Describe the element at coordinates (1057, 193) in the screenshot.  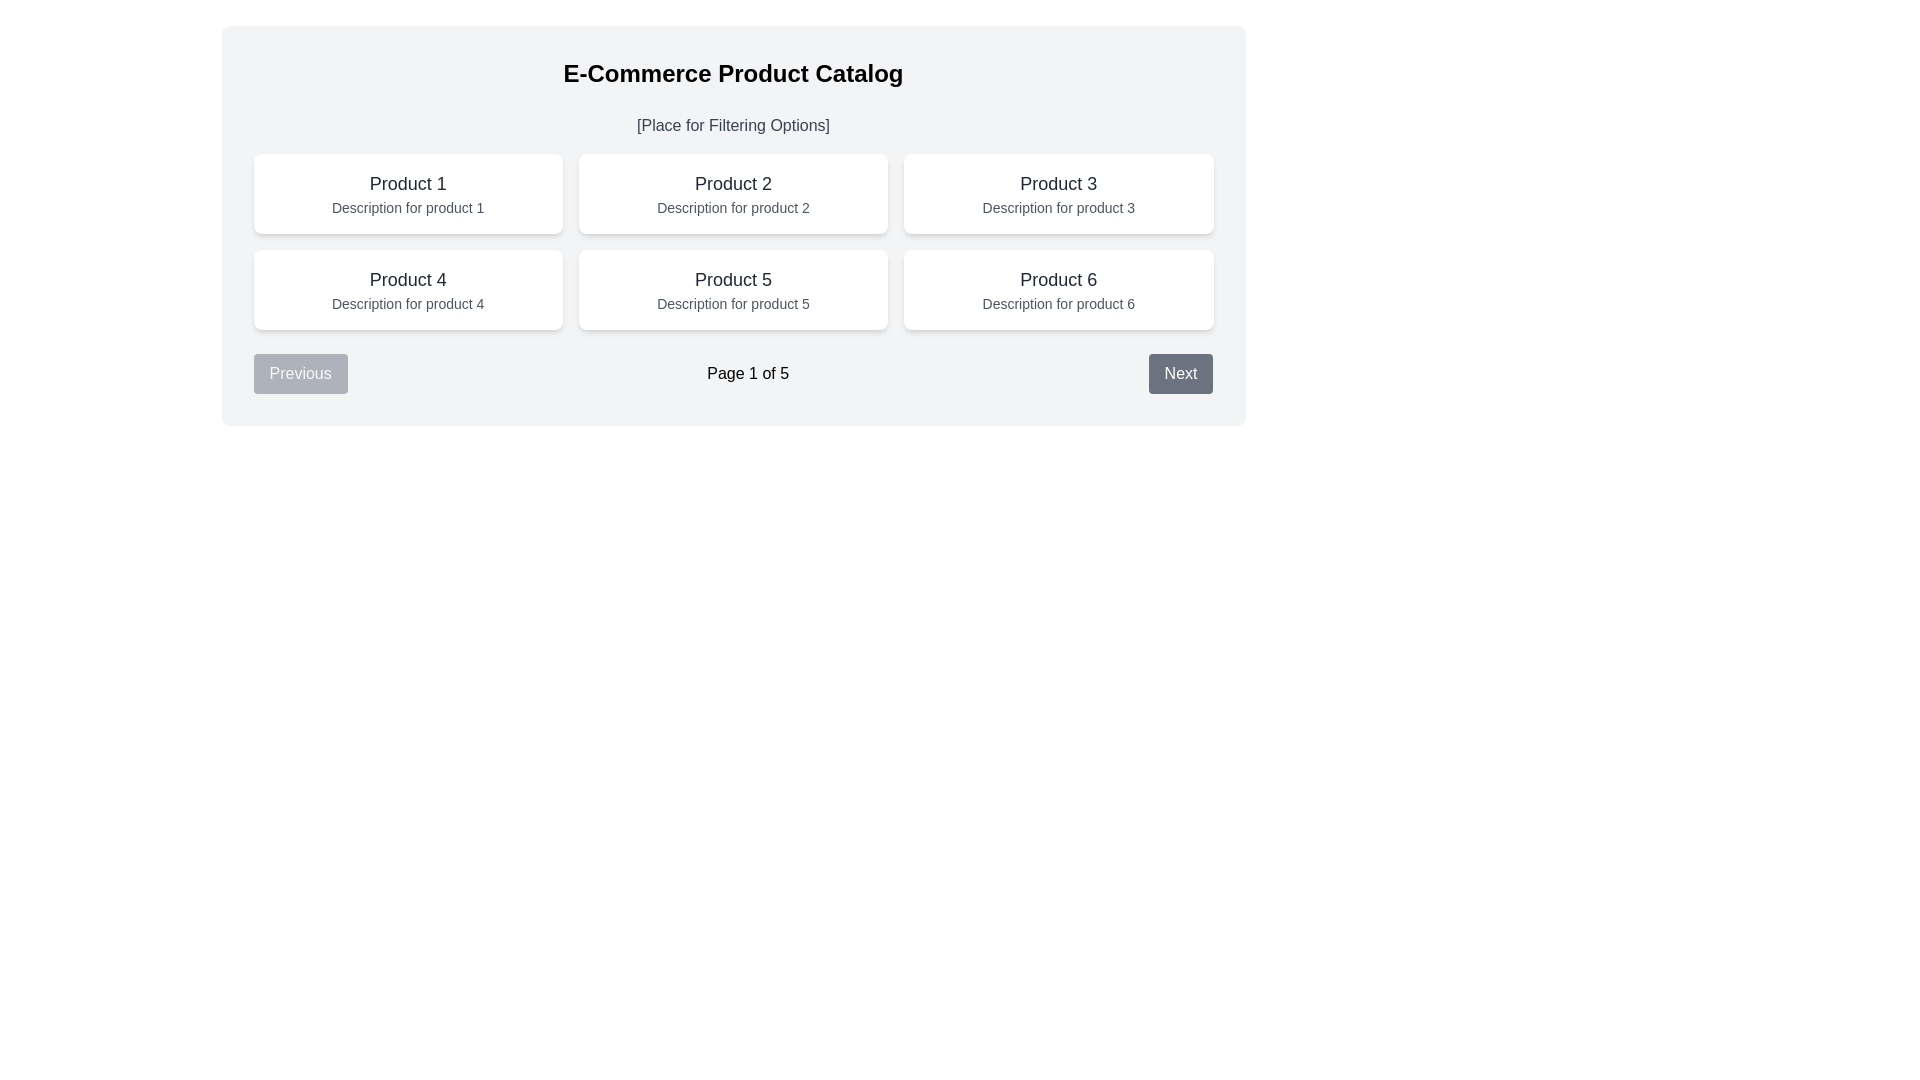
I see `the product entry card located in the upper-right section of the three-column grid` at that location.